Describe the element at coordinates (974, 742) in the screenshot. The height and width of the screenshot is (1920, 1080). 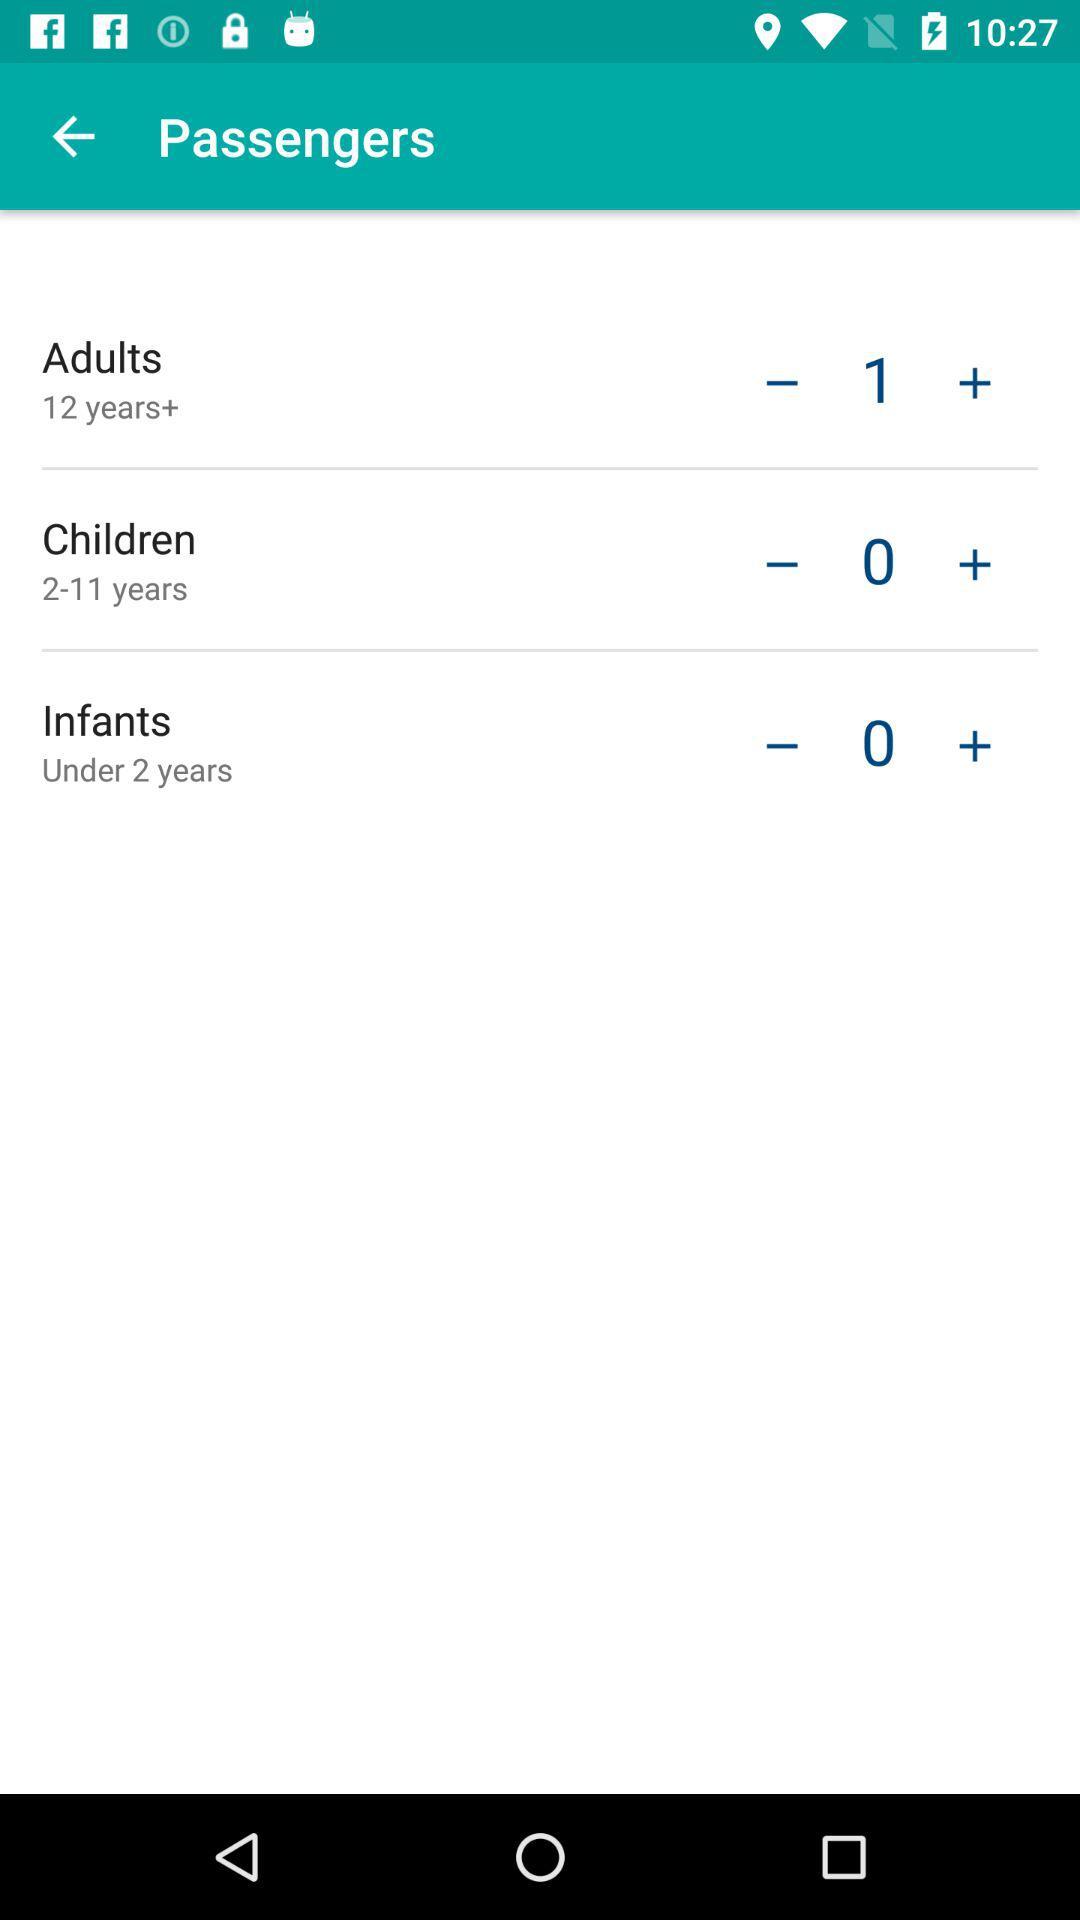
I see `icon to the right of 0 icon` at that location.